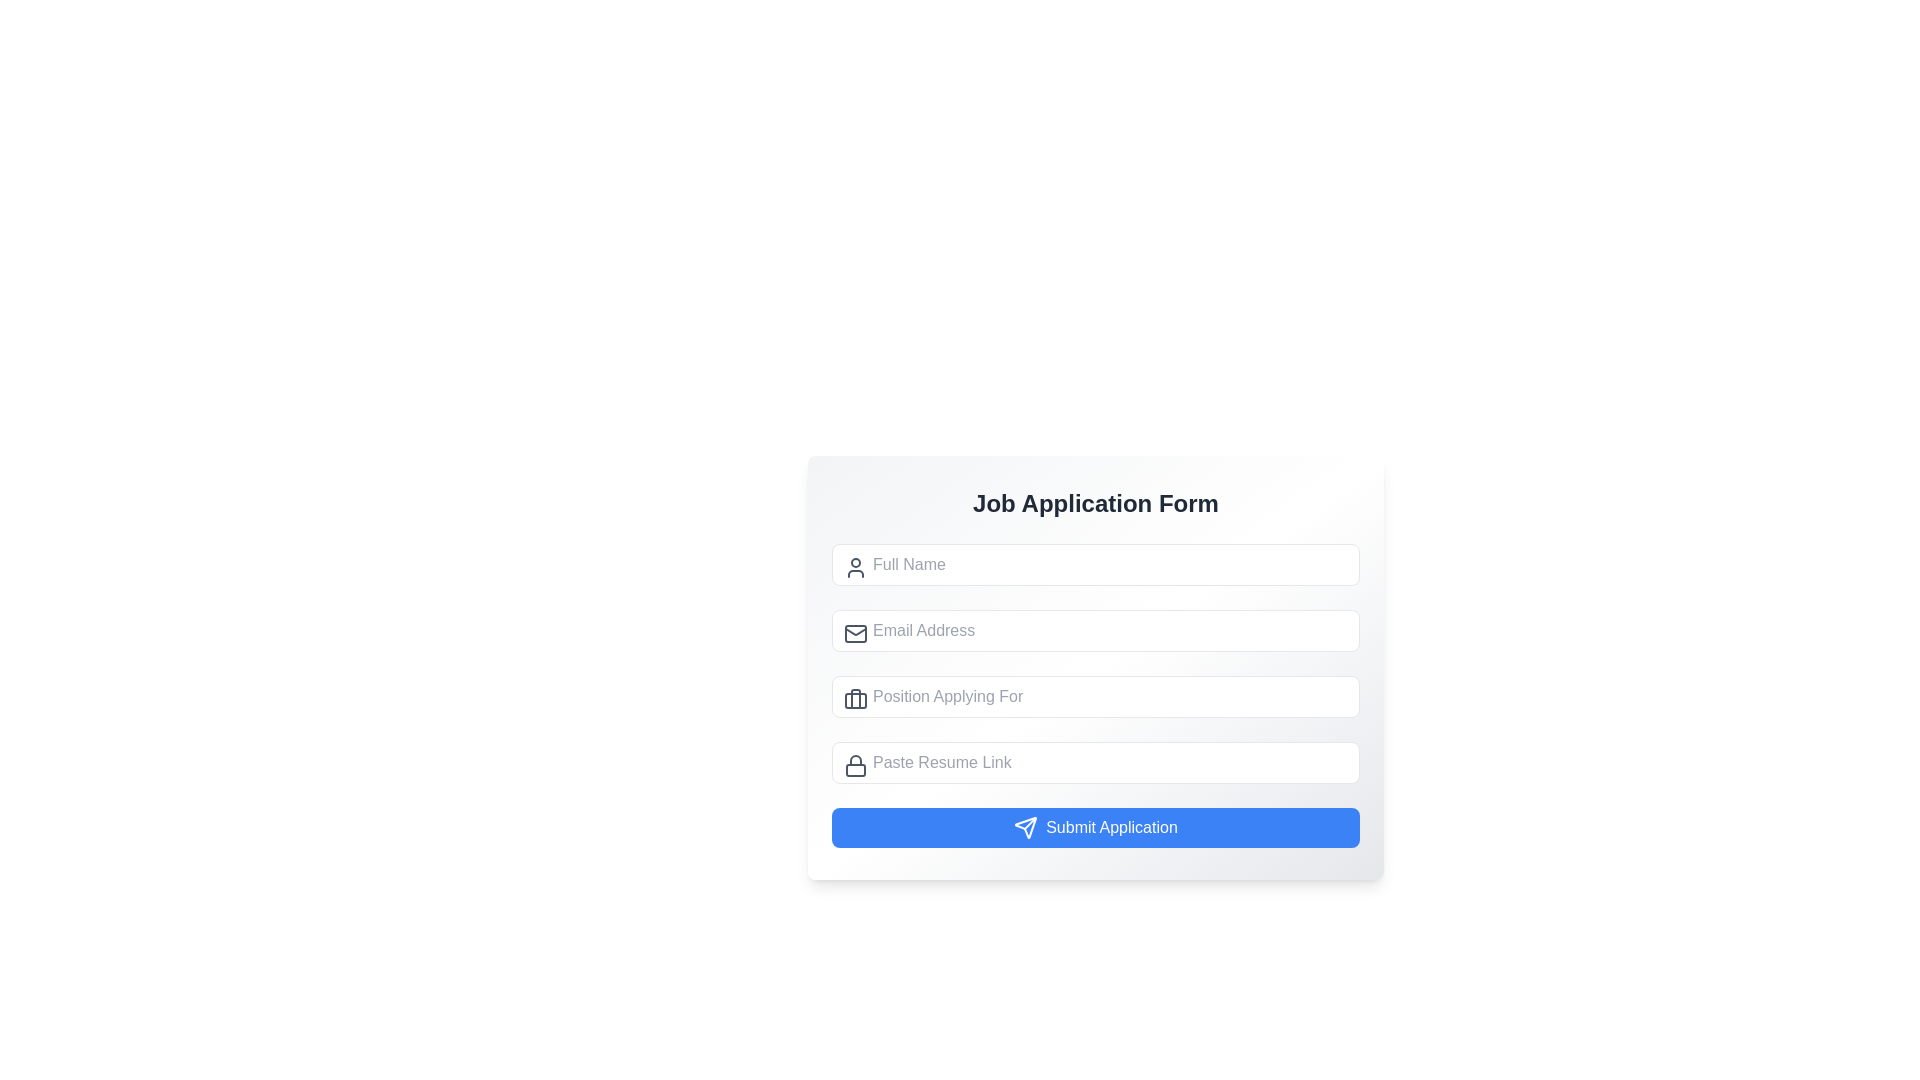 This screenshot has width=1920, height=1080. Describe the element at coordinates (855, 567) in the screenshot. I see `the small user icon represented as a simple SVG graphic, located on the left side of the 'Full Name' text input field` at that location.